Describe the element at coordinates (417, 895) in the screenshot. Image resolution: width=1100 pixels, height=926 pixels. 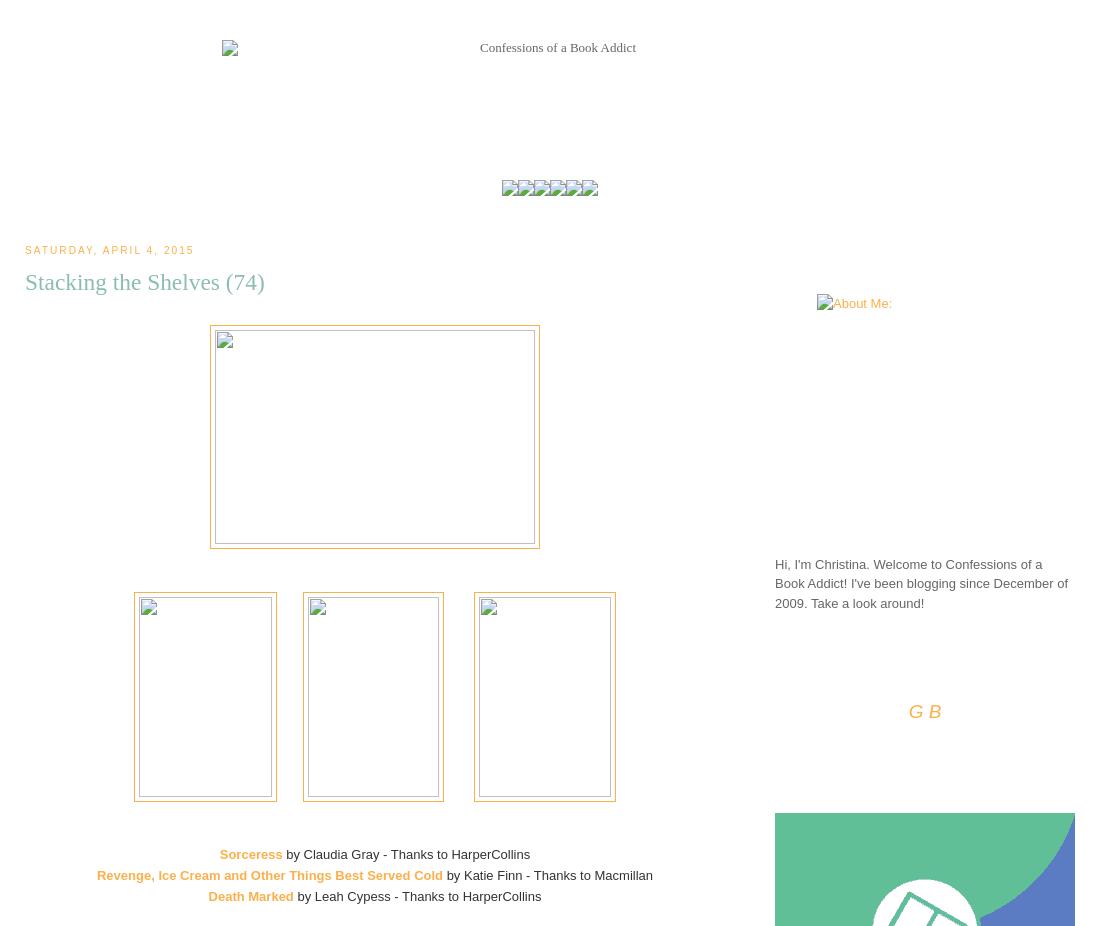
I see `'by Leah Cypess - Thanks to HarperCollins'` at that location.